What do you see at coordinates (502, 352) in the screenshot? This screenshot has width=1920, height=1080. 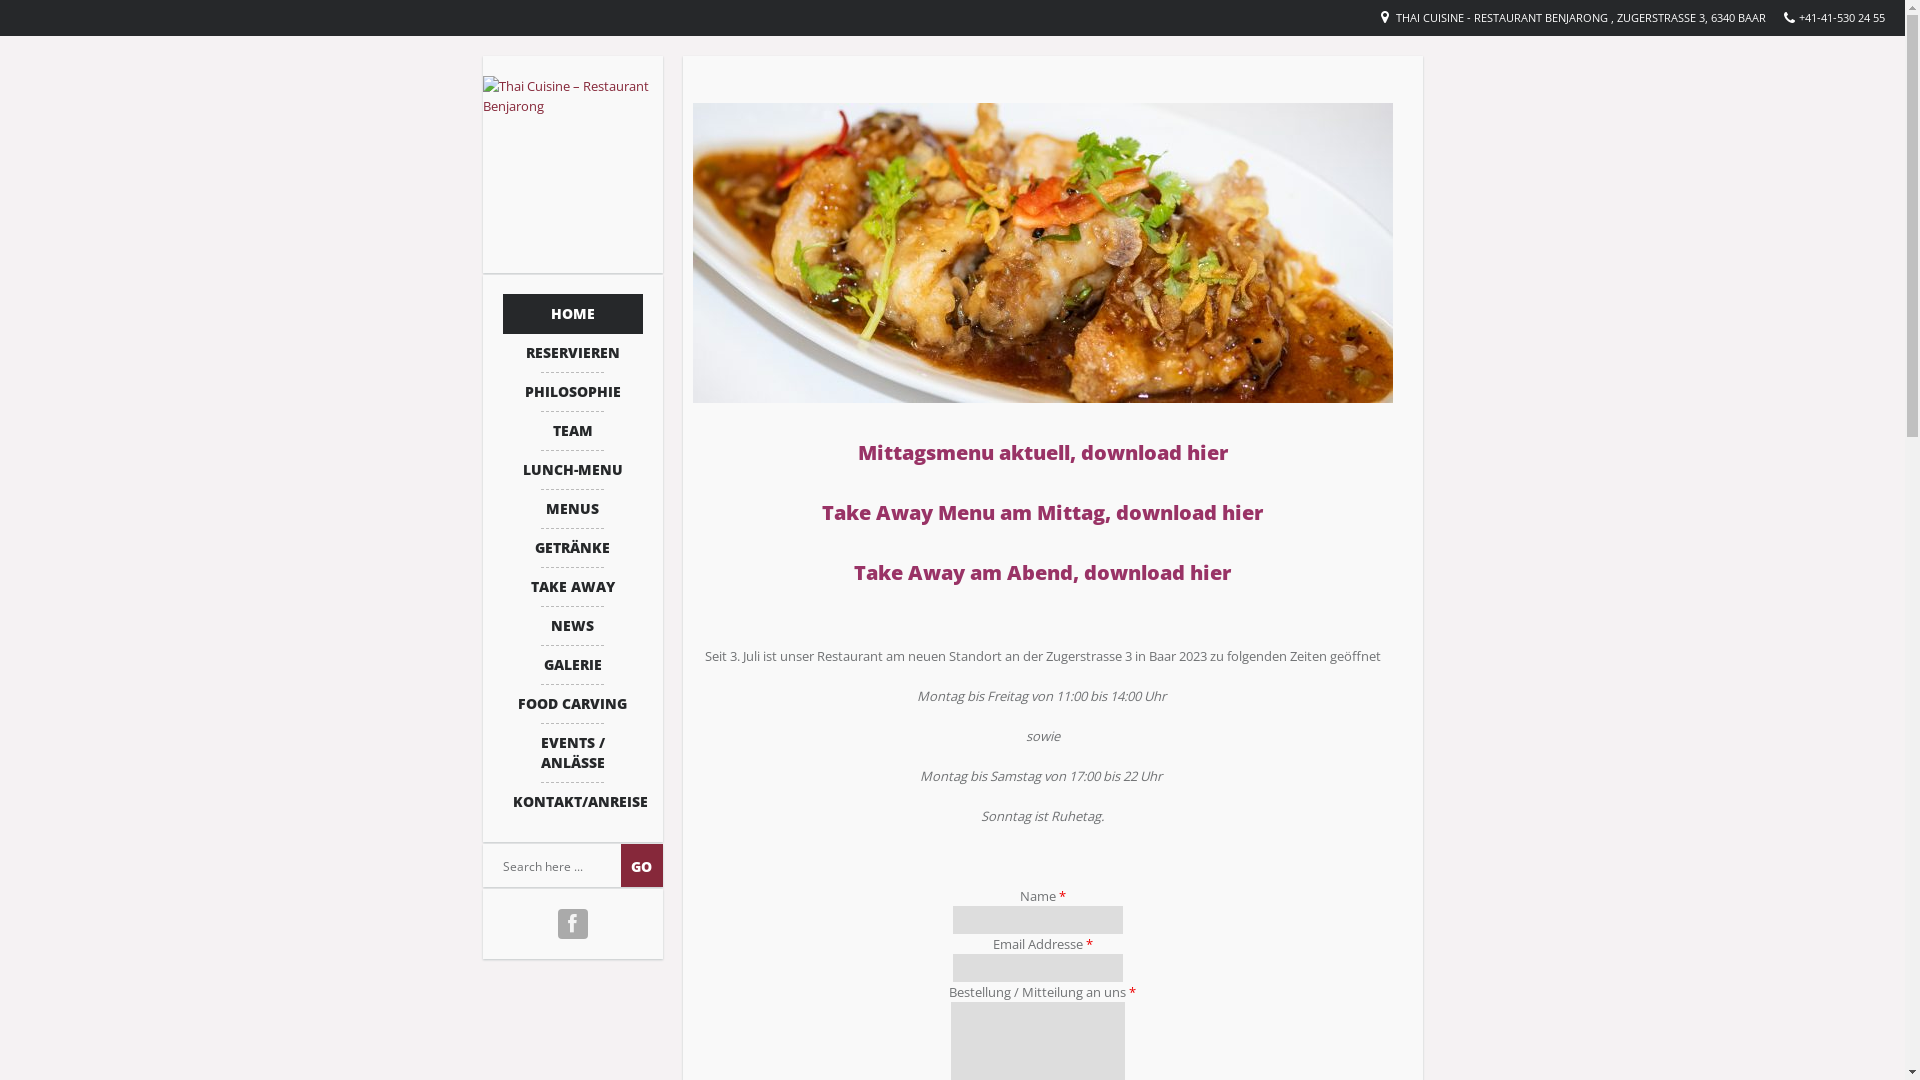 I see `'RESERVIEREN'` at bounding box center [502, 352].